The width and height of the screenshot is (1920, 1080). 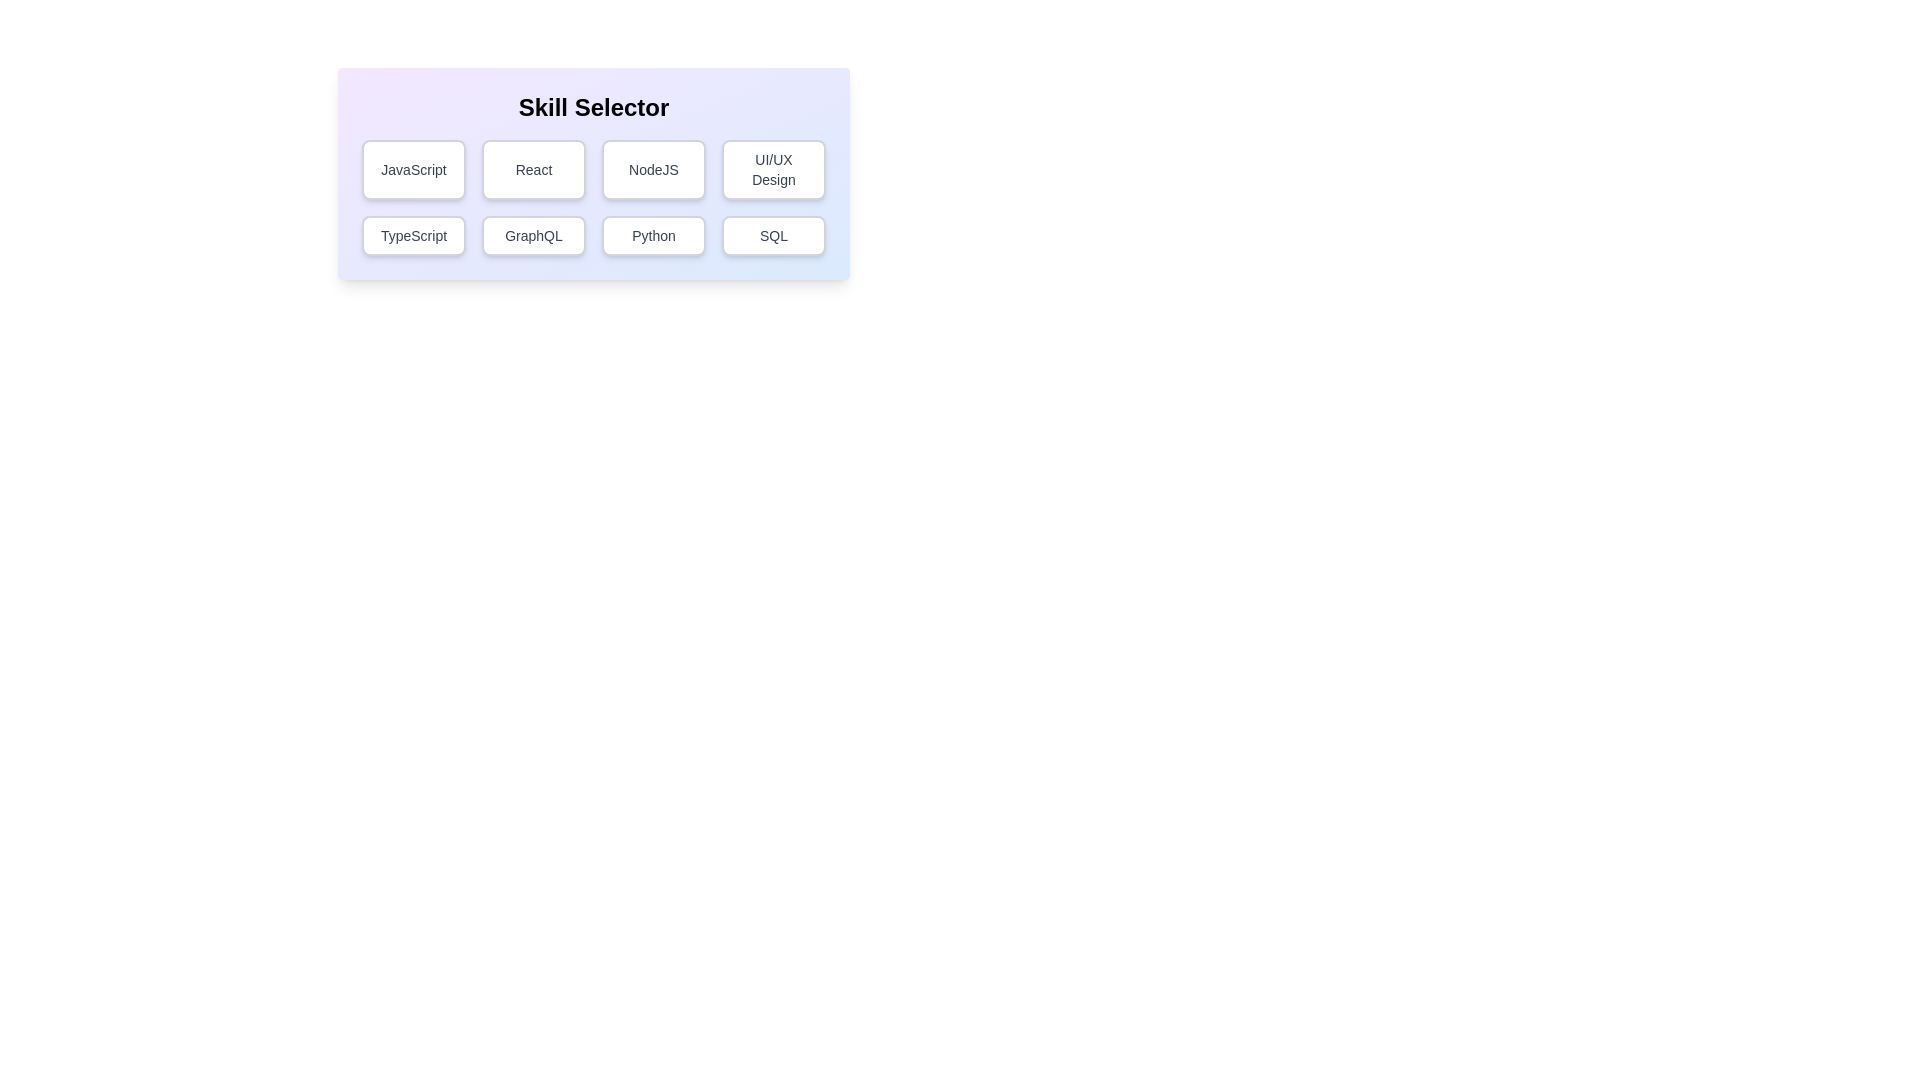 What do you see at coordinates (772, 168) in the screenshot?
I see `the button corresponding to the skill UI/UX Design to toggle its selection` at bounding box center [772, 168].